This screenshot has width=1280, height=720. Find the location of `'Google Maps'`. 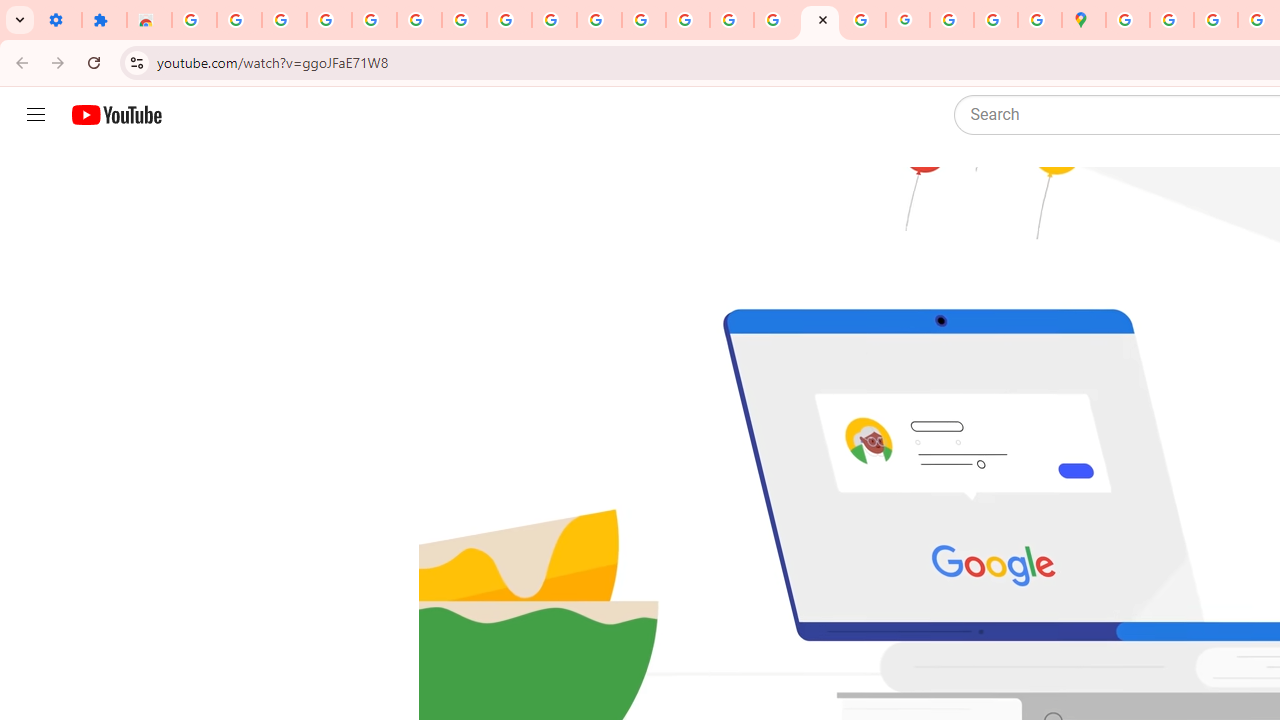

'Google Maps' is located at coordinates (1083, 20).